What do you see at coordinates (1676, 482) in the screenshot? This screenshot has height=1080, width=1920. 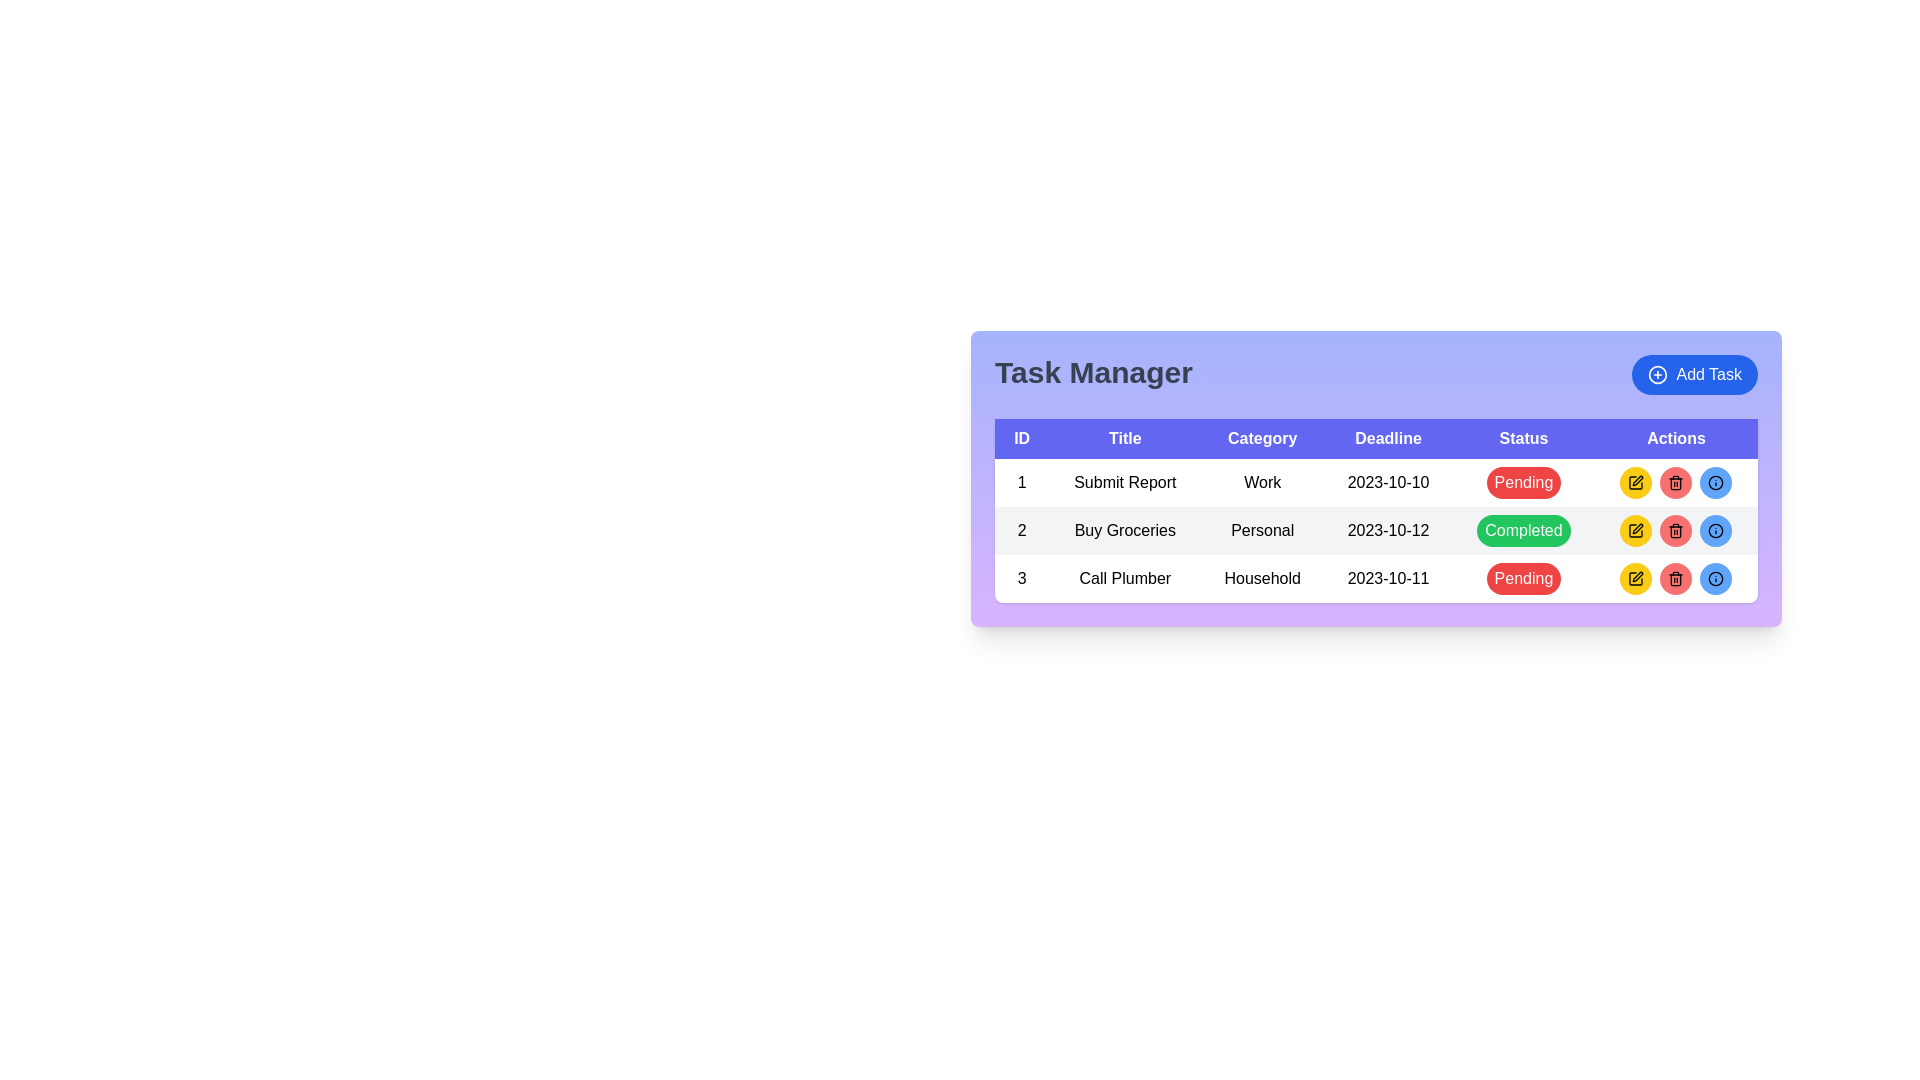 I see `the second button in the 'Actions' column of the first row in the task management table` at bounding box center [1676, 482].